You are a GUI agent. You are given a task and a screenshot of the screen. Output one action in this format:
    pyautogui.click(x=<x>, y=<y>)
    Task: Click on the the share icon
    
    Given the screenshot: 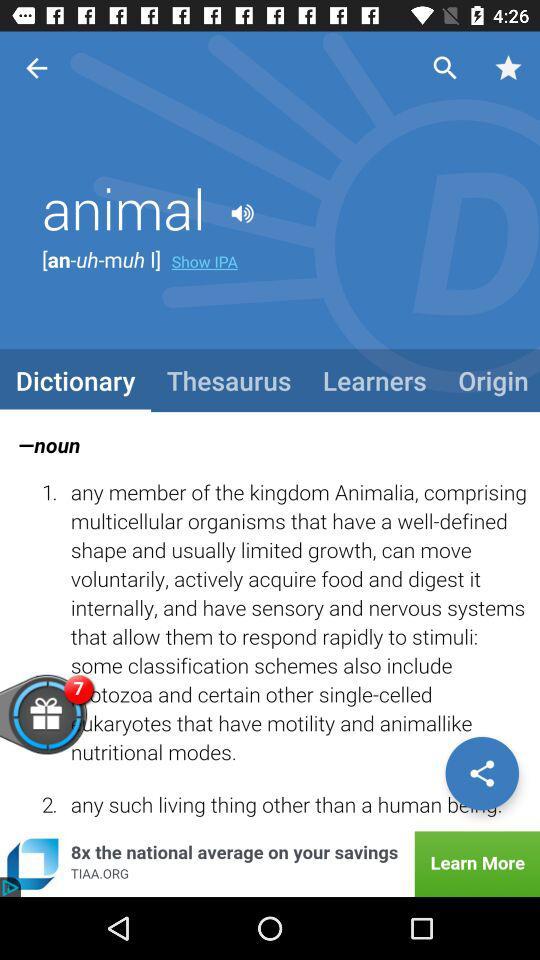 What is the action you would take?
    pyautogui.click(x=481, y=772)
    